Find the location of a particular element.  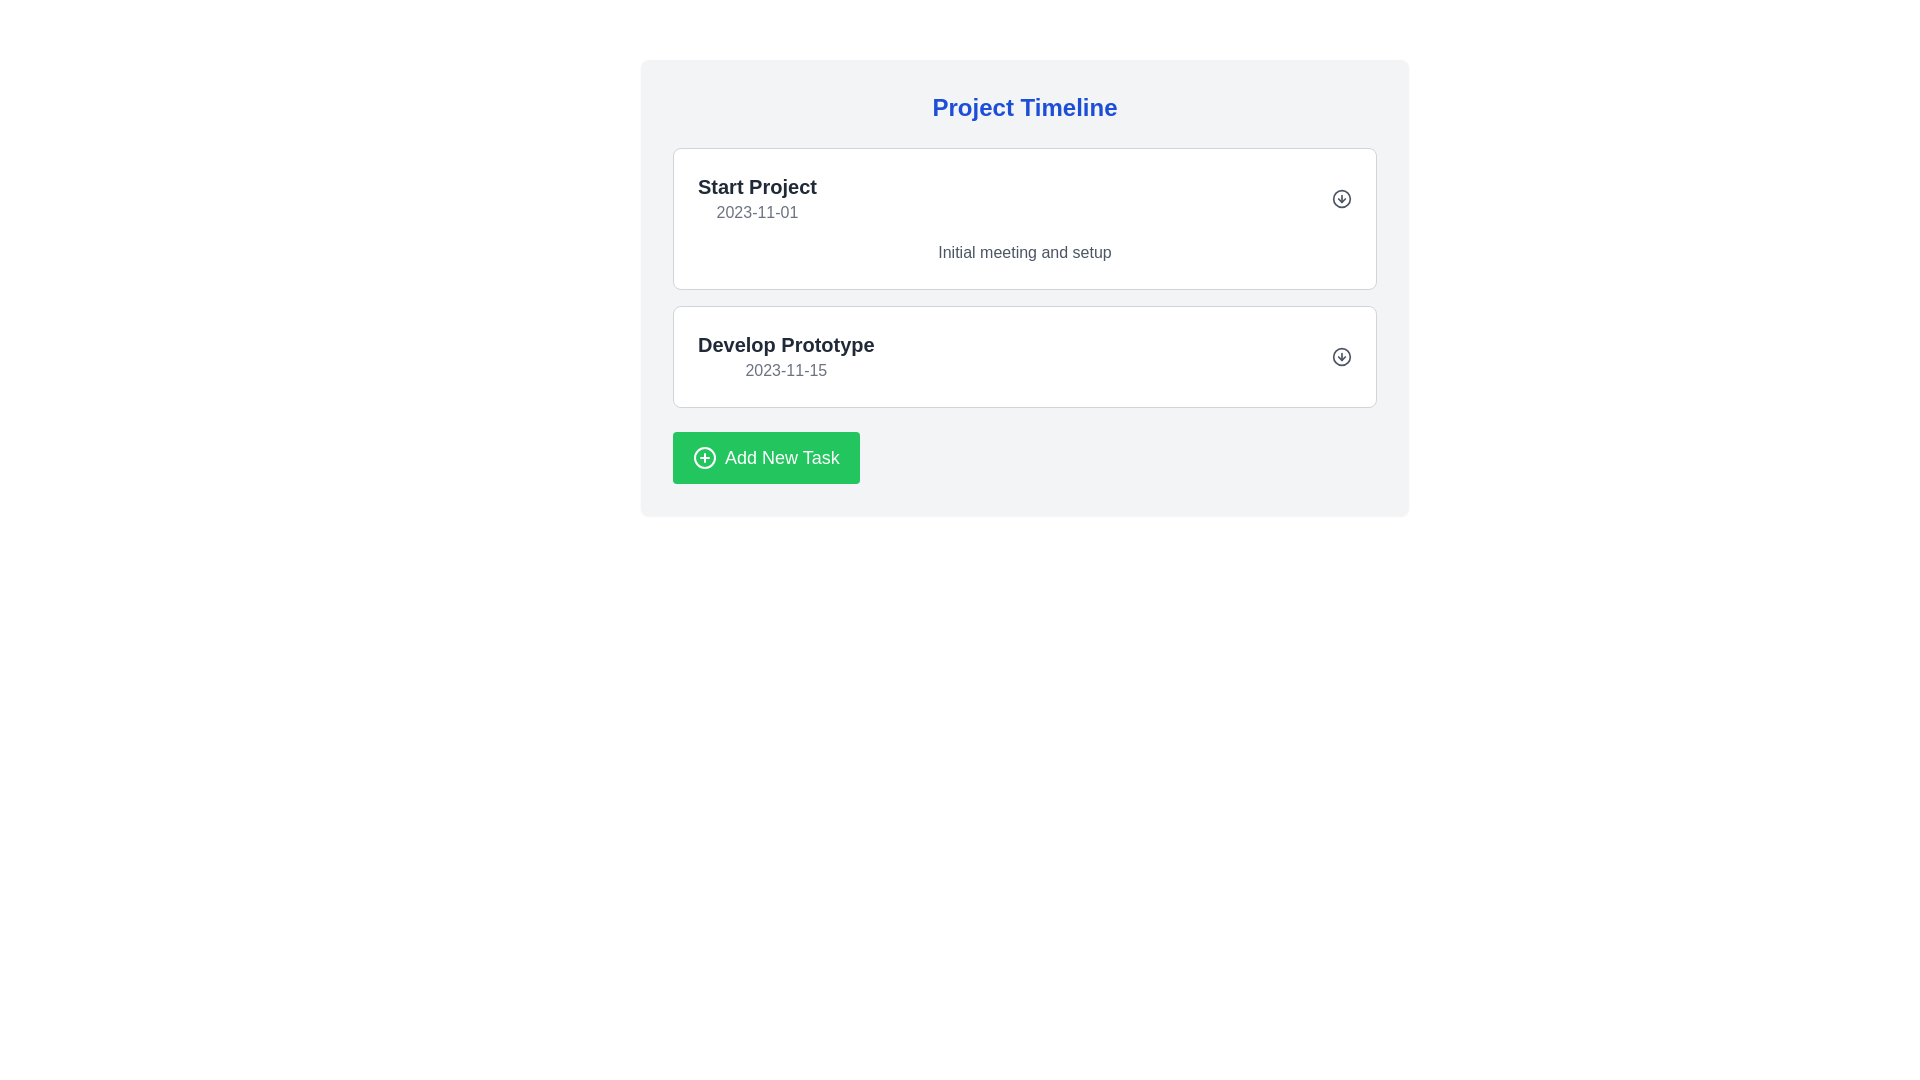

the static text displaying the date associated with the 'Develop Prototype' task, located in the card section directly beneath the task title is located at coordinates (785, 370).